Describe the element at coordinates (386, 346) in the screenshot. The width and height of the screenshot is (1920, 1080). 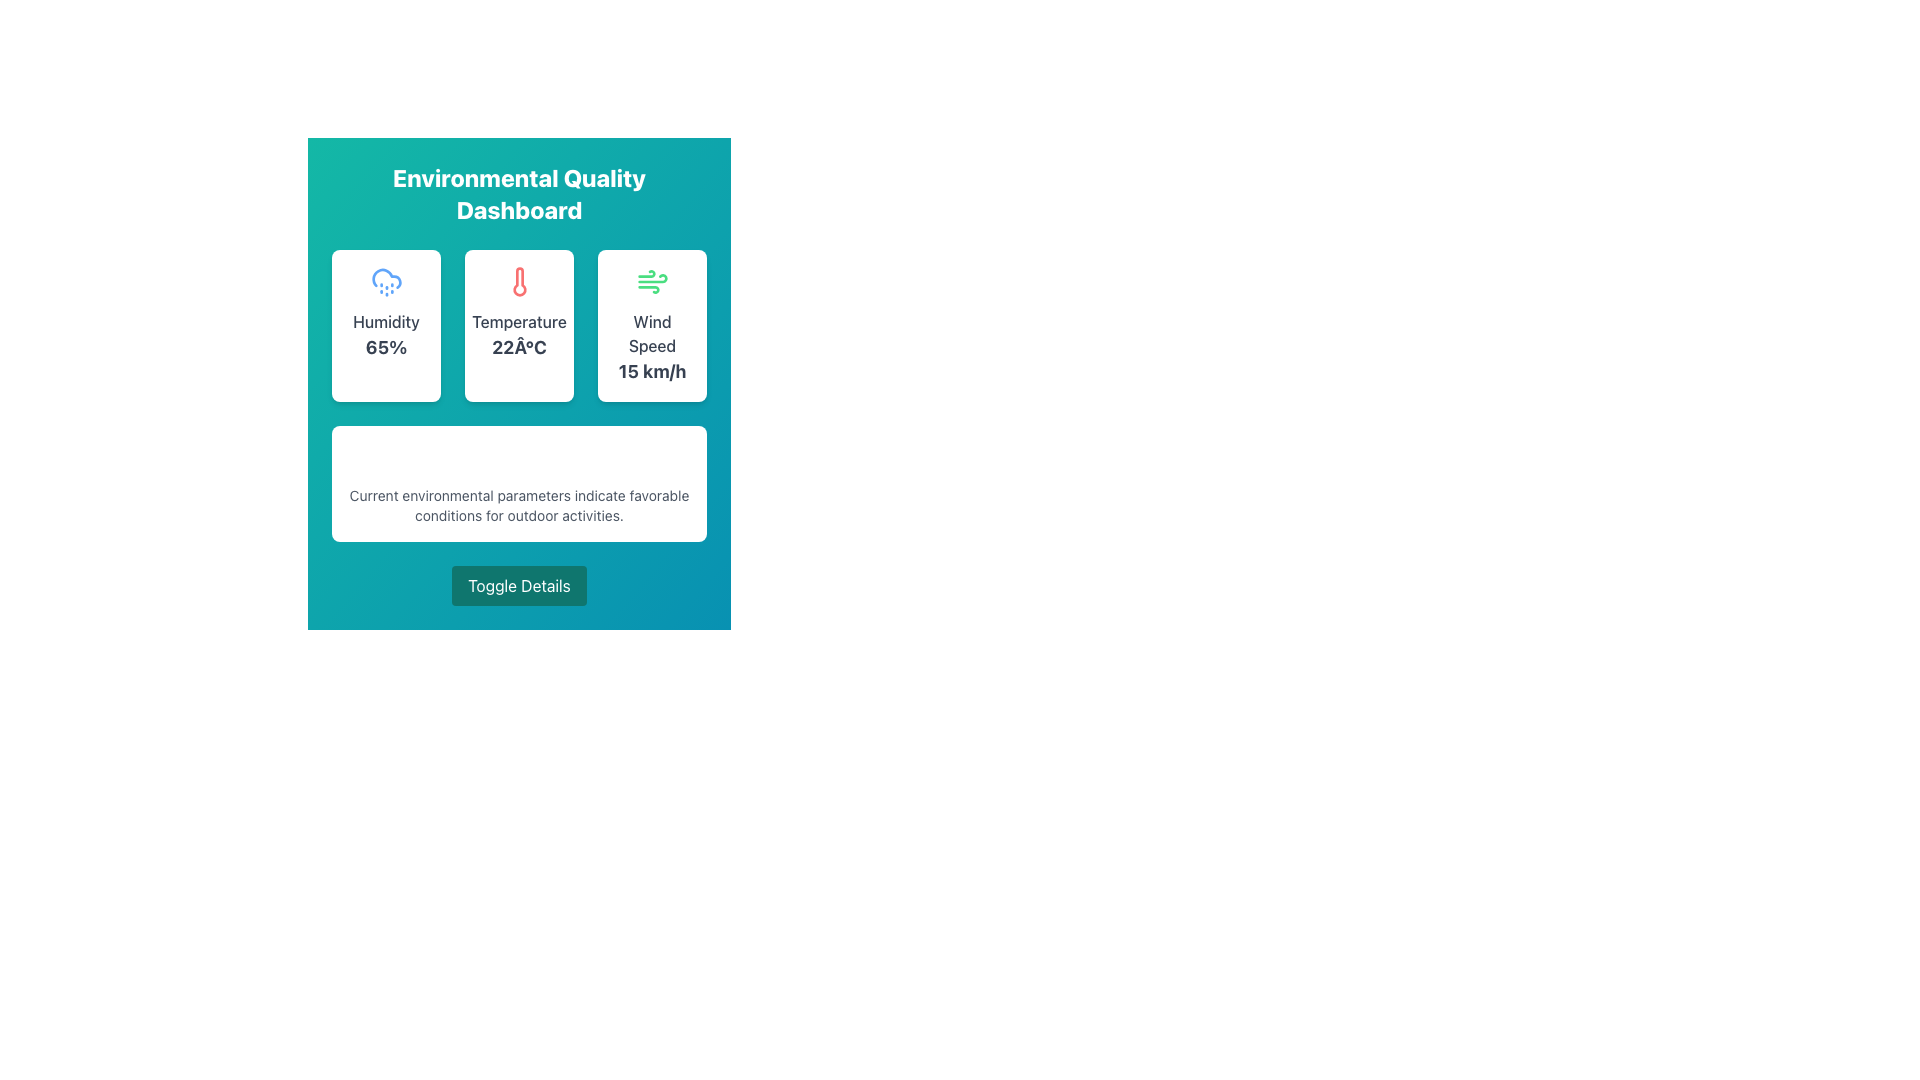
I see `bold text label displaying '65%' located below the 'Humidity' label and associated with the cloud icon` at that location.